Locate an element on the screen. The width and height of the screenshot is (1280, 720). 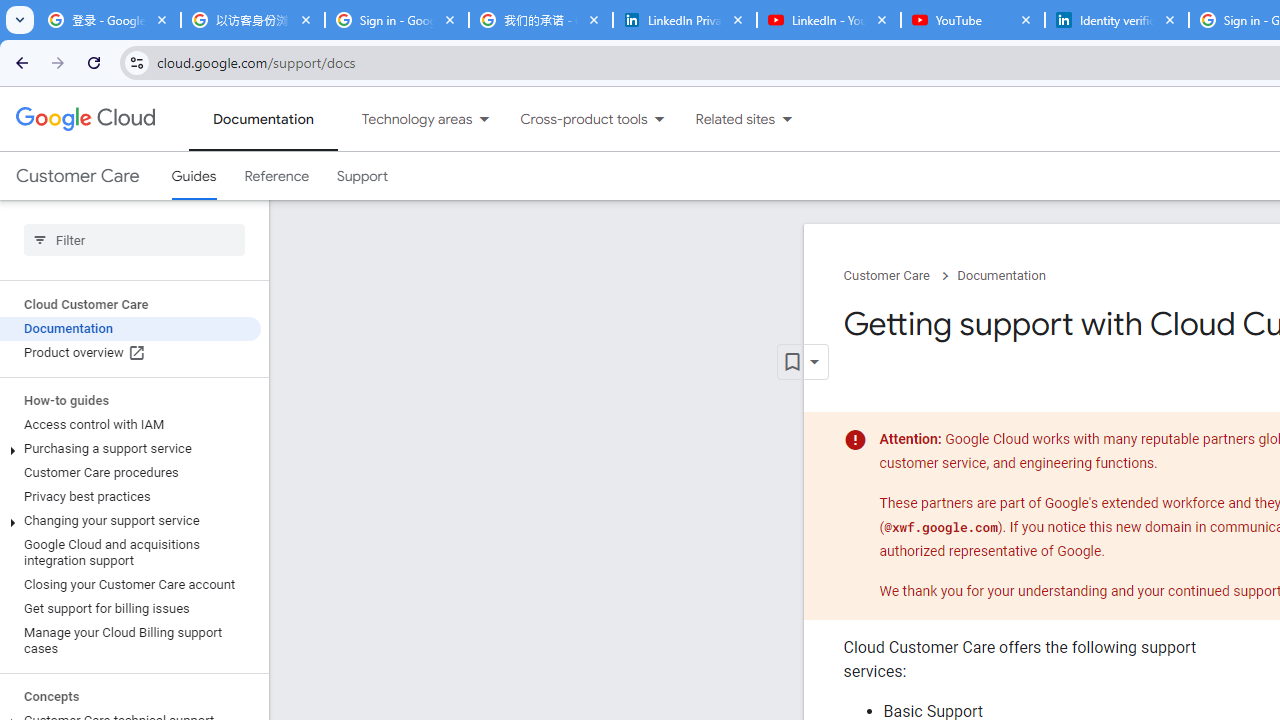
'Google Cloud and acquisitions integration support' is located at coordinates (129, 552).